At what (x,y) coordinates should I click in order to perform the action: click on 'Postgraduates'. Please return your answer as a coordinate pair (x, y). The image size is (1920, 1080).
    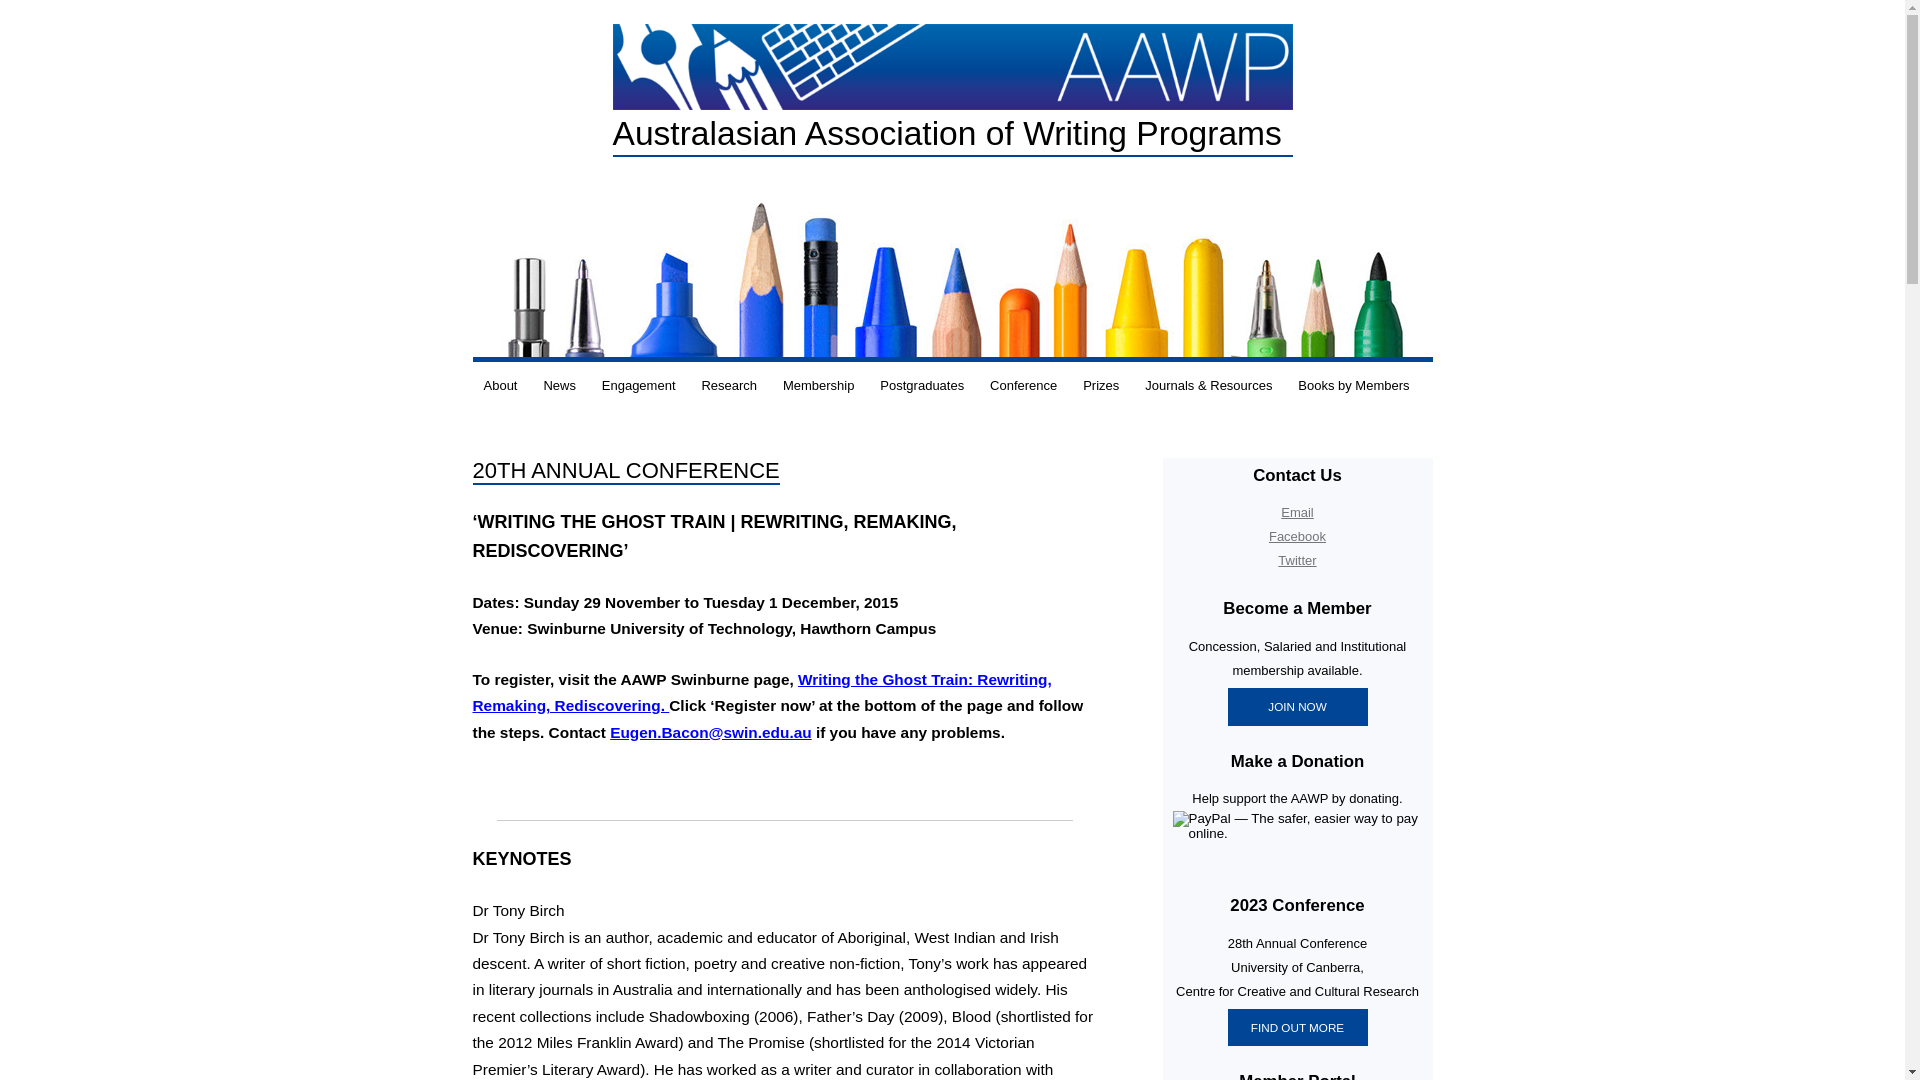
    Looking at the image, I should click on (920, 385).